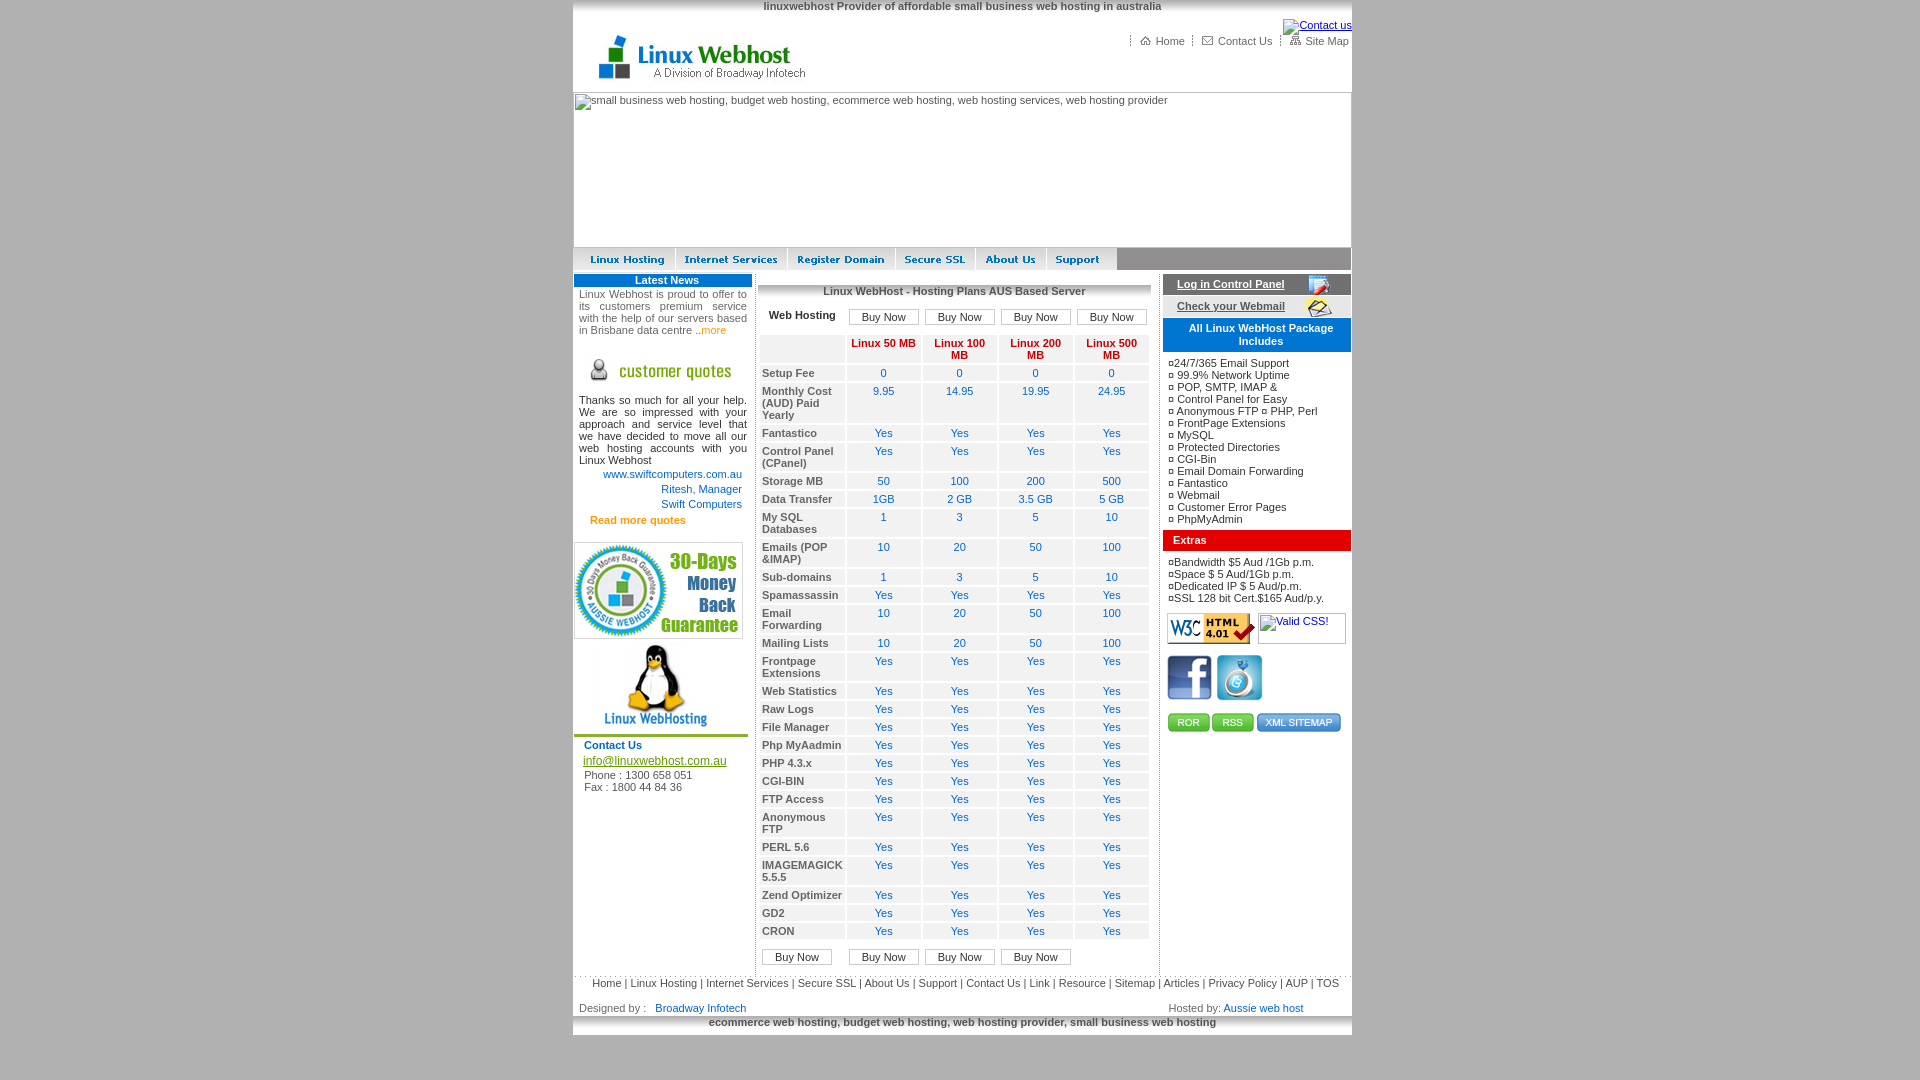 The image size is (1920, 1080). Describe the element at coordinates (698, 1007) in the screenshot. I see `'Broadway Infotech'` at that location.